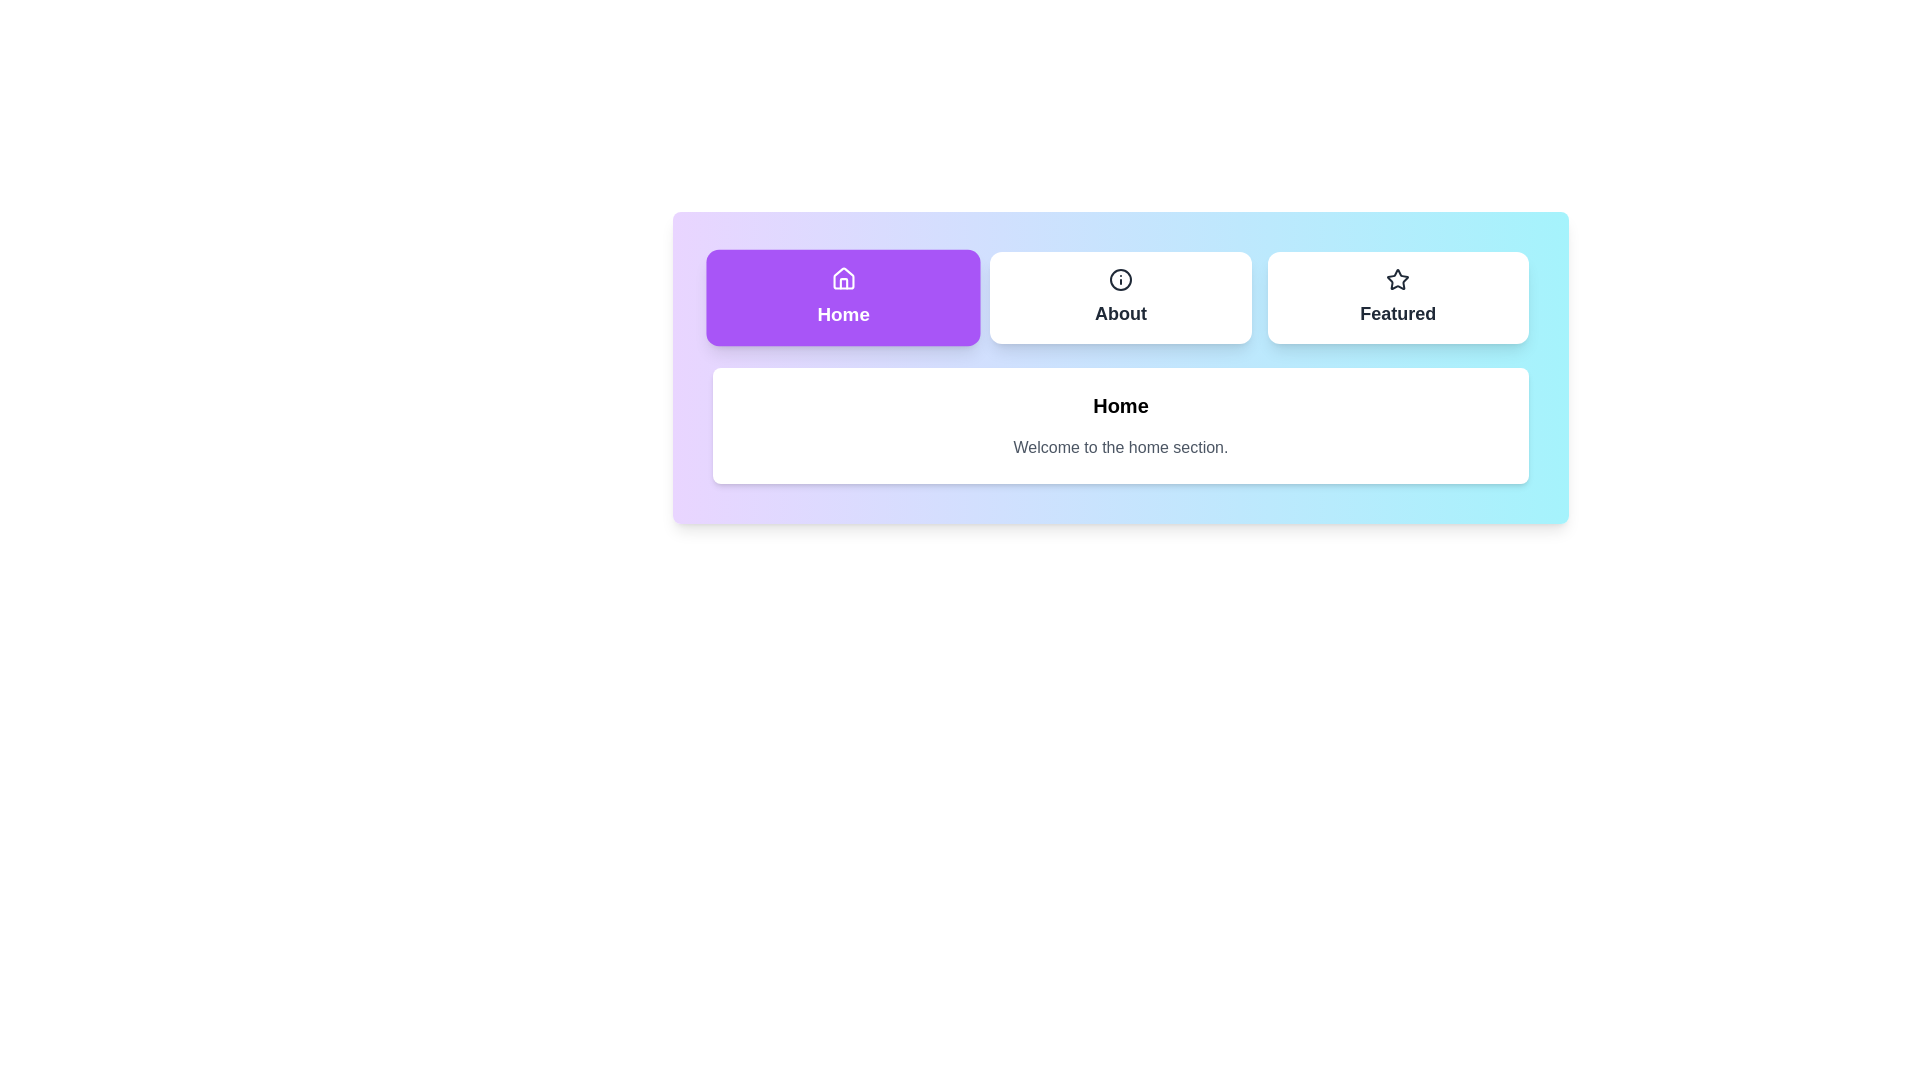  What do you see at coordinates (1120, 297) in the screenshot?
I see `the About tab to switch to its view` at bounding box center [1120, 297].